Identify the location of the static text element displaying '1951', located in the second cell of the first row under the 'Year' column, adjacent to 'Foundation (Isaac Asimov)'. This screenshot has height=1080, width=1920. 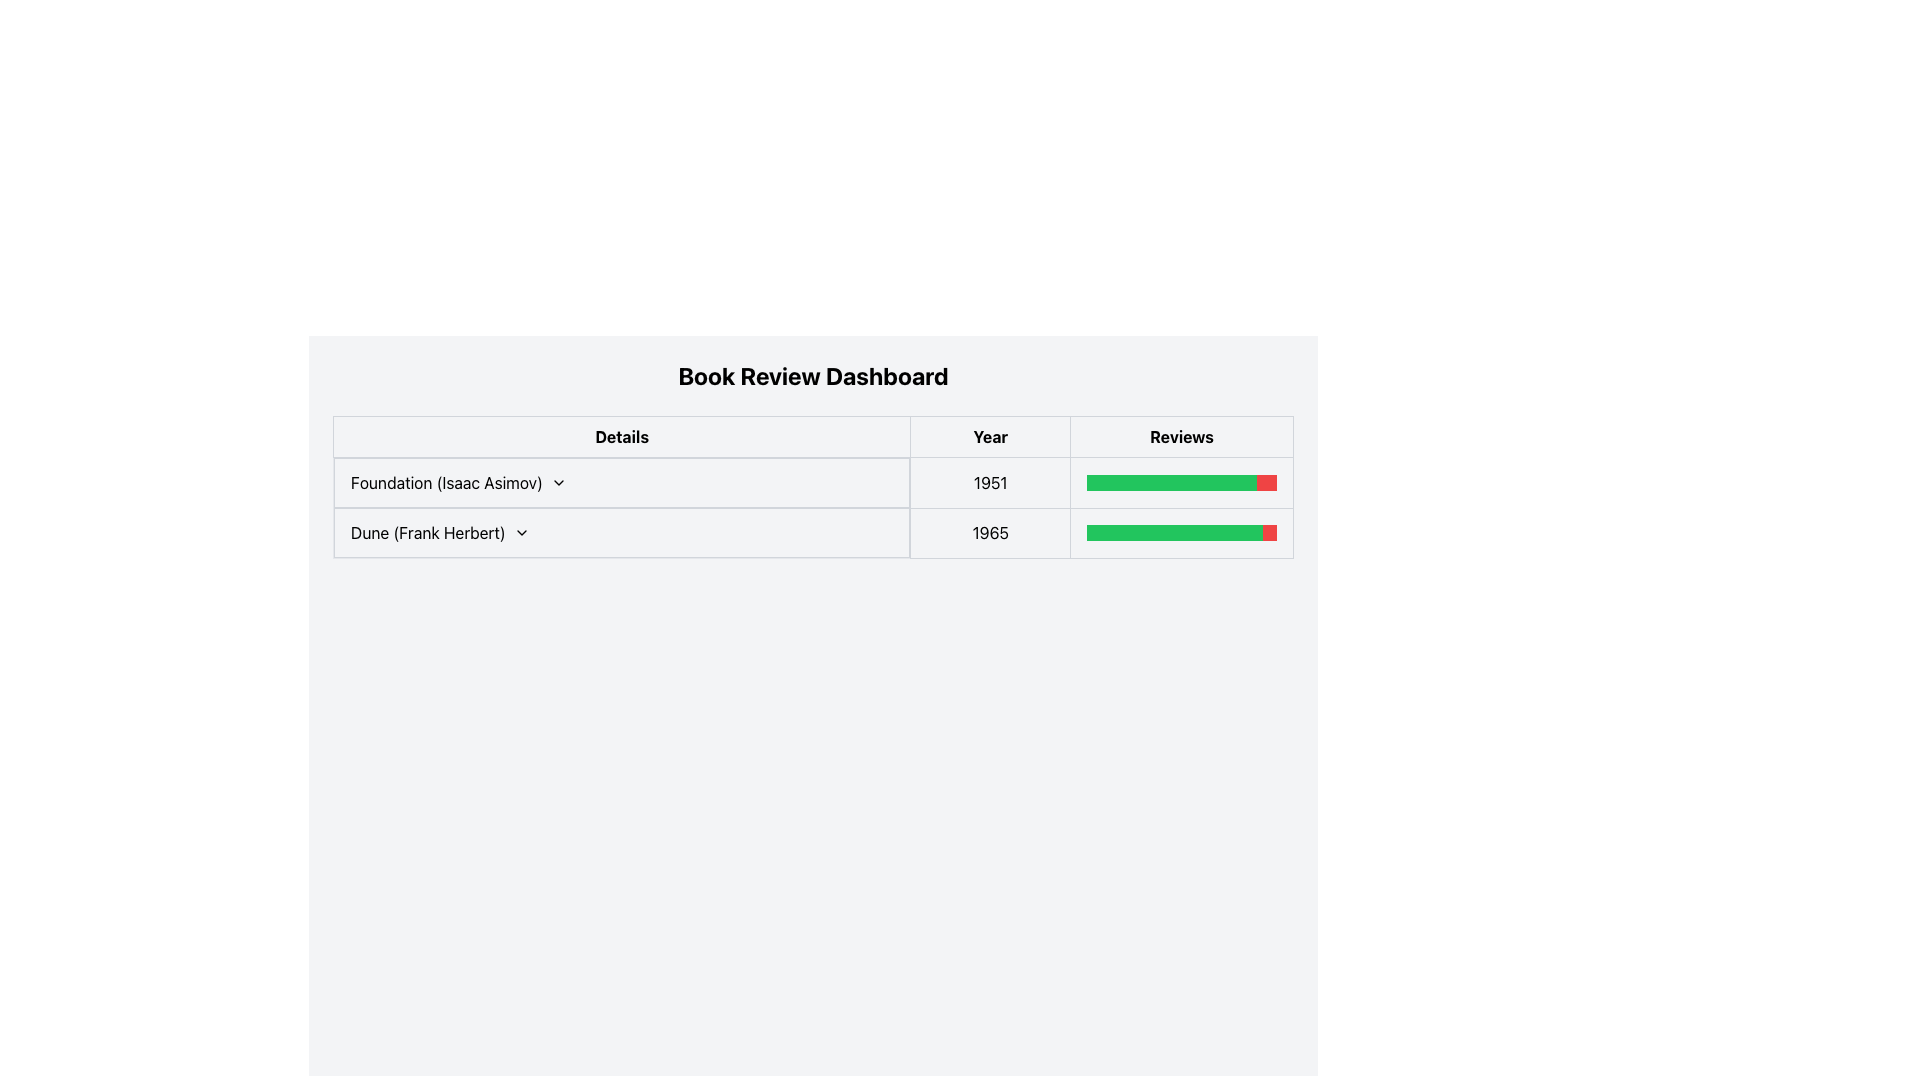
(990, 482).